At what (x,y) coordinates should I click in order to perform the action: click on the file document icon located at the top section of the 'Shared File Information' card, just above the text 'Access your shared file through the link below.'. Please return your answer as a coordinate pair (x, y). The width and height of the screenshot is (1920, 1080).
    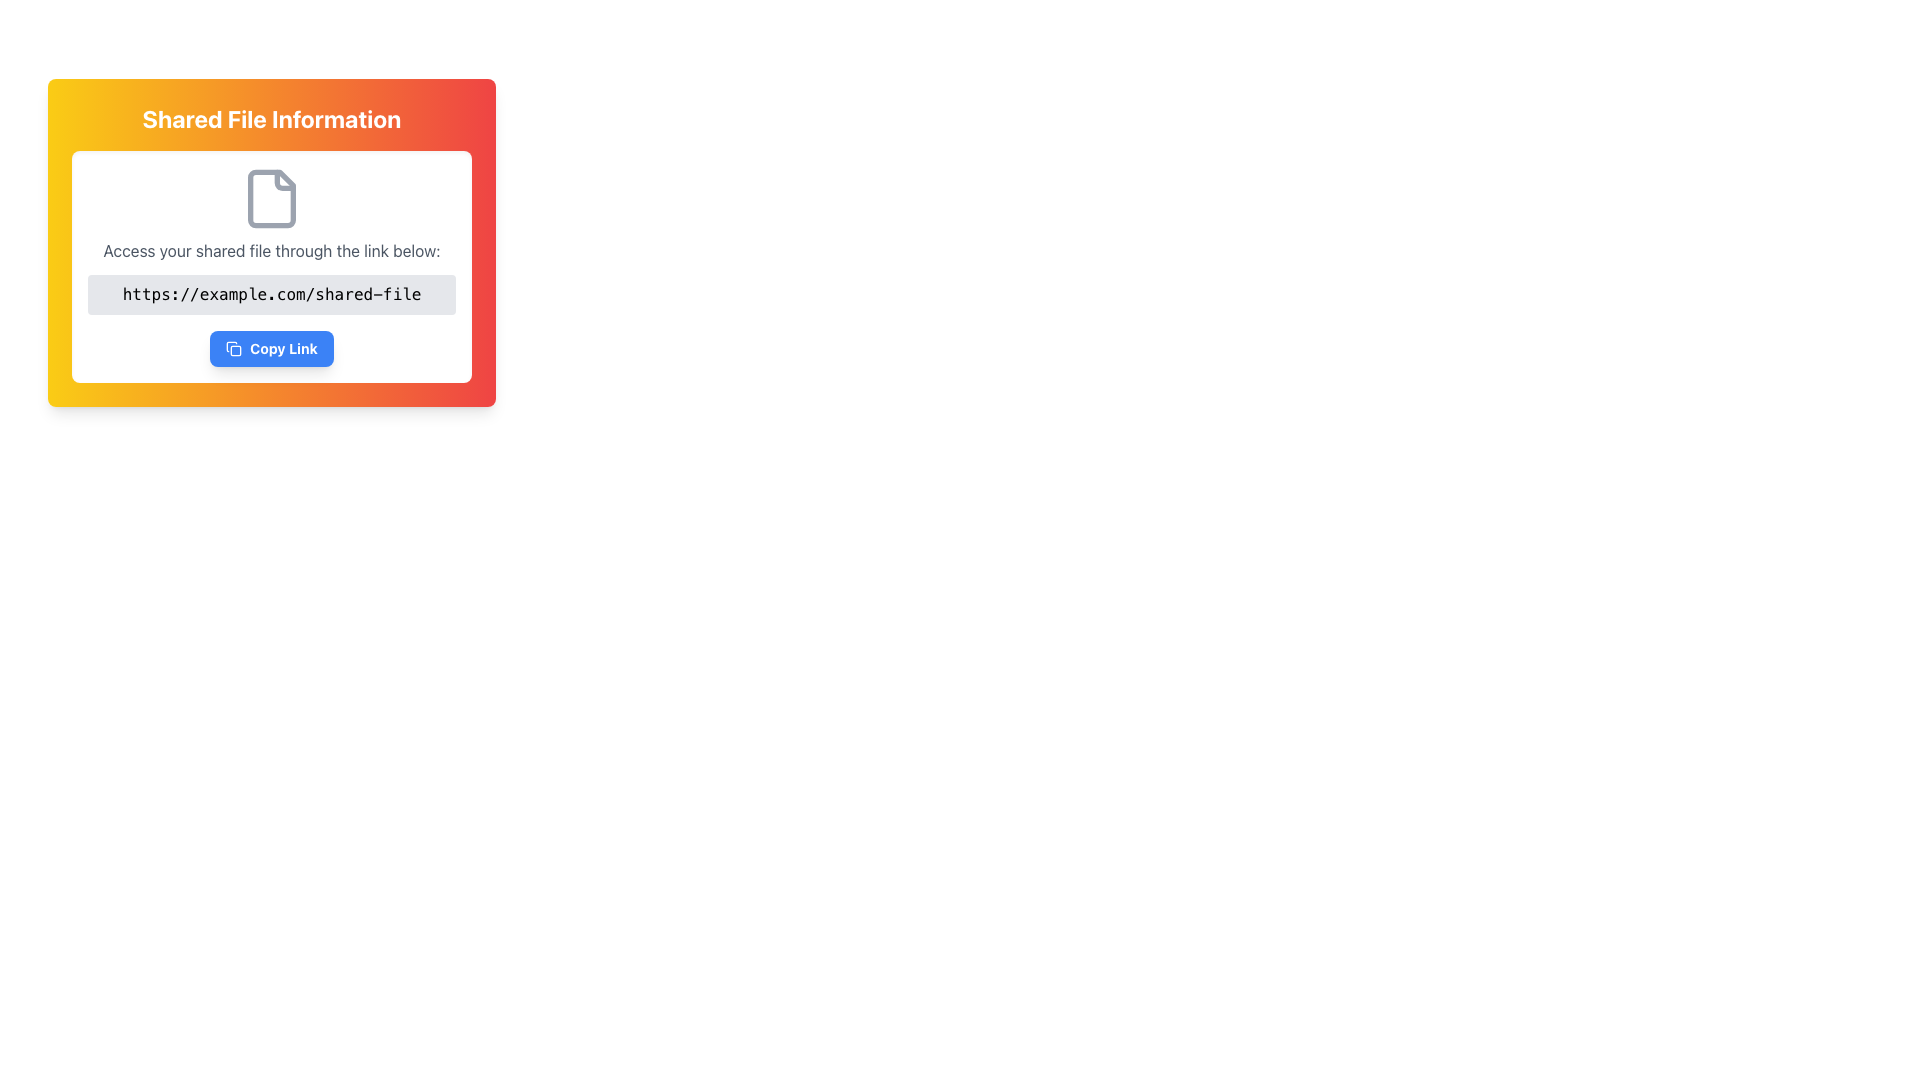
    Looking at the image, I should click on (271, 199).